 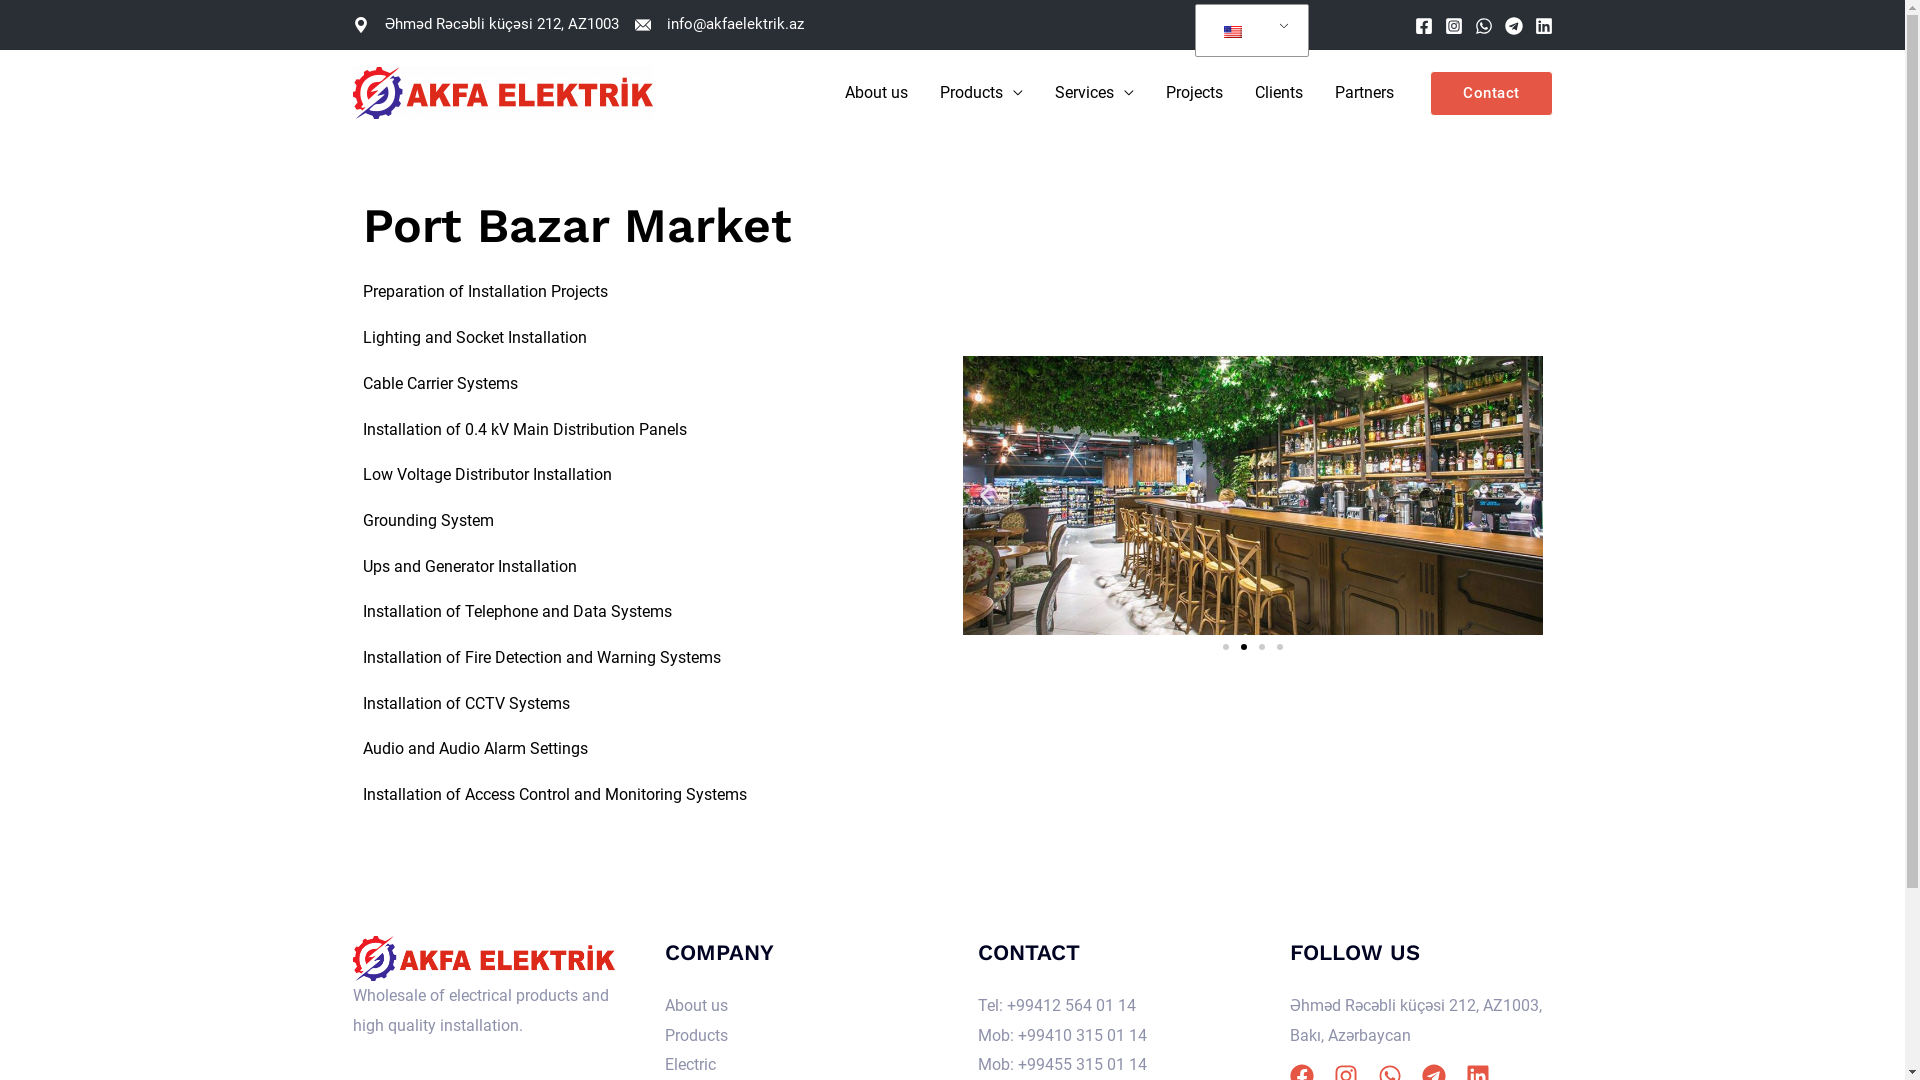 What do you see at coordinates (1061, 1035) in the screenshot?
I see `'Mob: +99410 315 01 14'` at bounding box center [1061, 1035].